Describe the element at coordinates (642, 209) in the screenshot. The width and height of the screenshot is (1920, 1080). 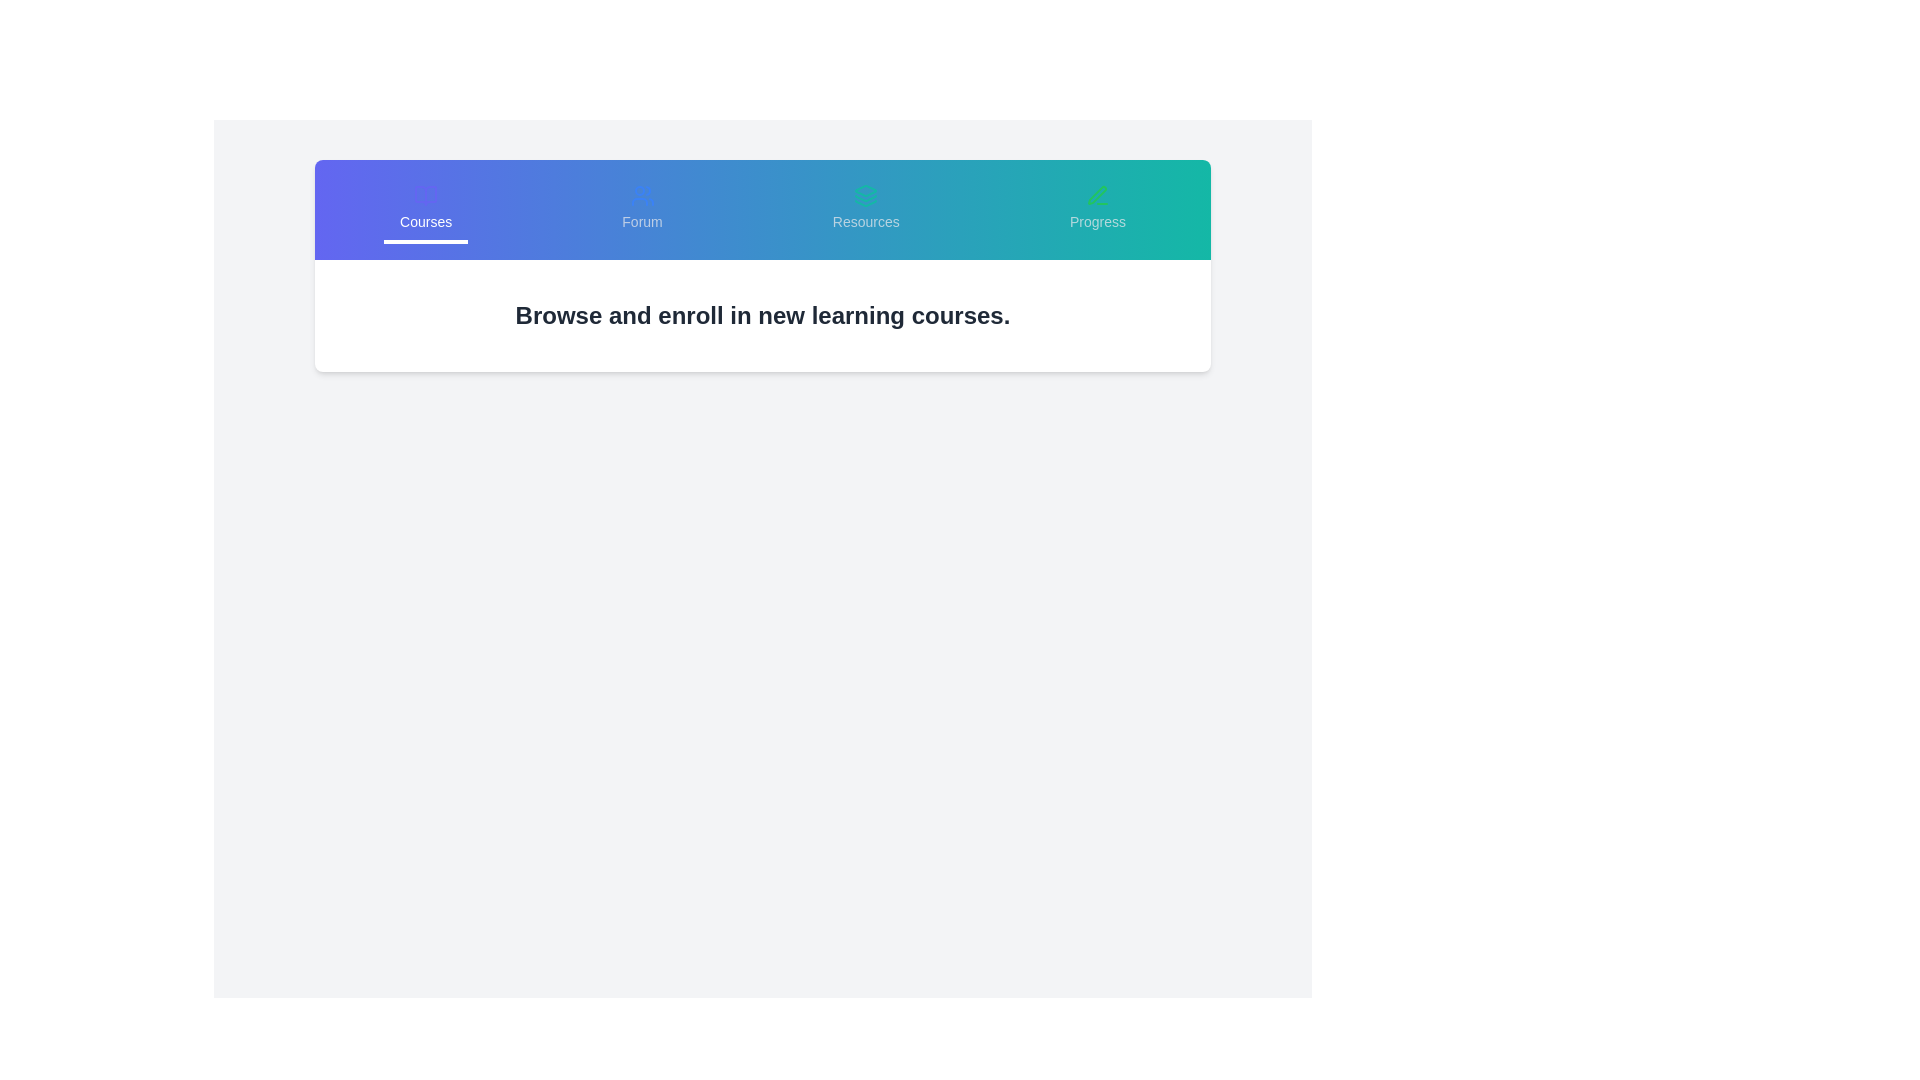
I see `the tab option Forum` at that location.